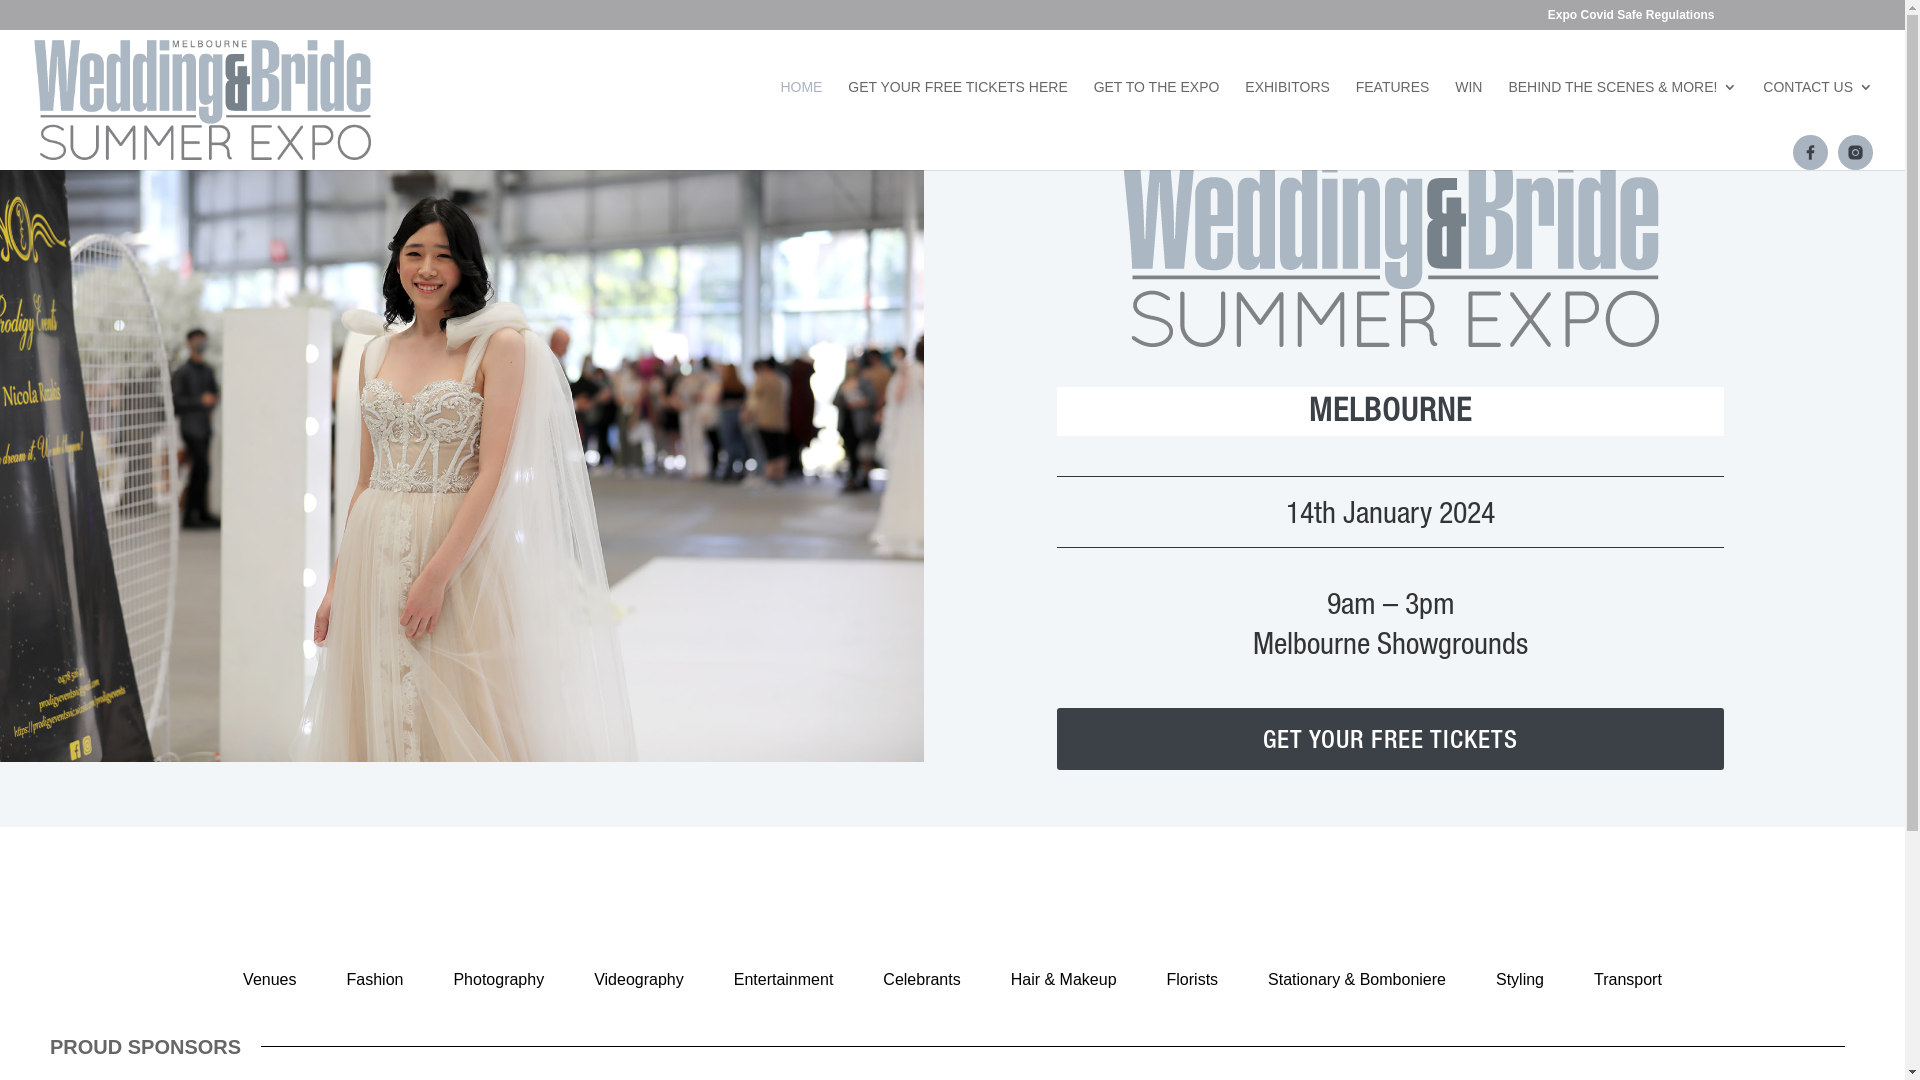 This screenshot has height=1080, width=1920. What do you see at coordinates (1357, 978) in the screenshot?
I see `'Stationary & Bomboniere'` at bounding box center [1357, 978].